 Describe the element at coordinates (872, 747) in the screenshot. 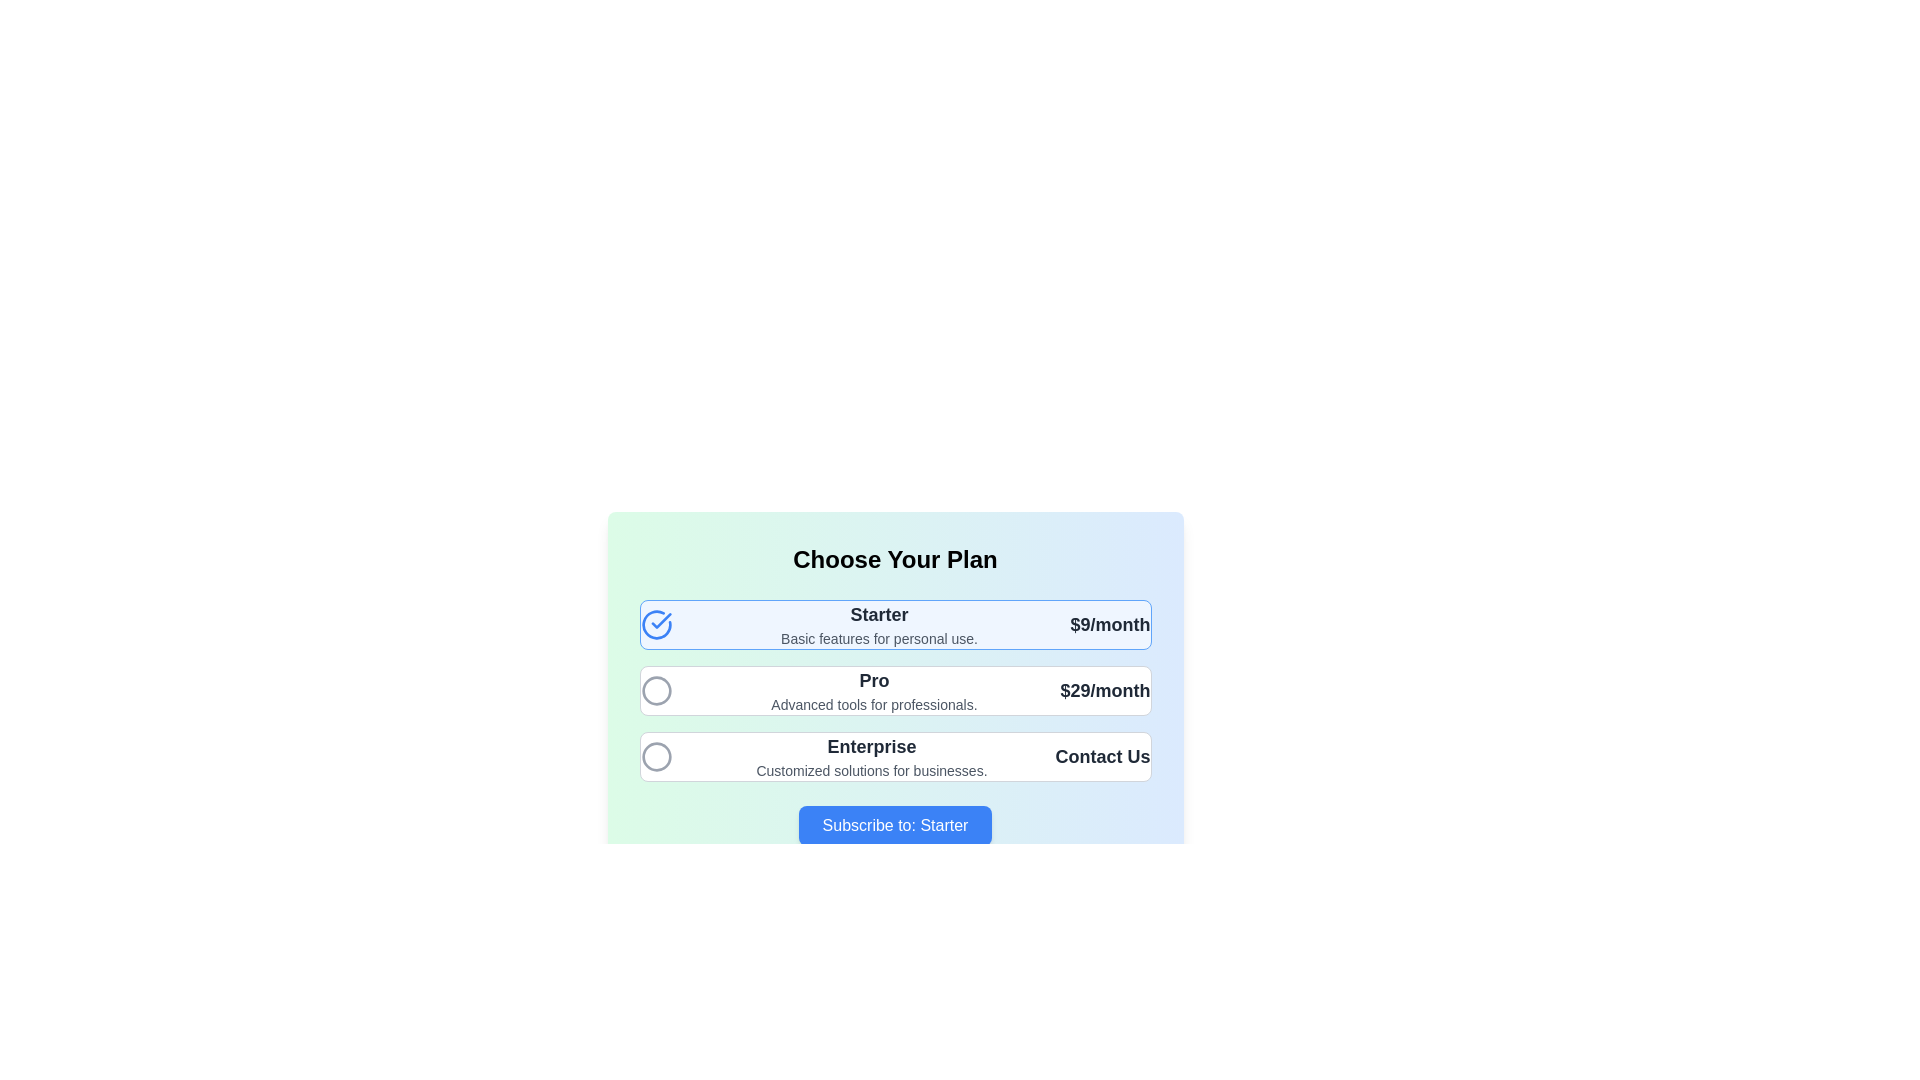

I see `the text label displaying 'Enterprise' in bold dark gray font, positioned under the 'Pro' plan and above the descriptive text in the 'Enterprise' plan information block` at that location.